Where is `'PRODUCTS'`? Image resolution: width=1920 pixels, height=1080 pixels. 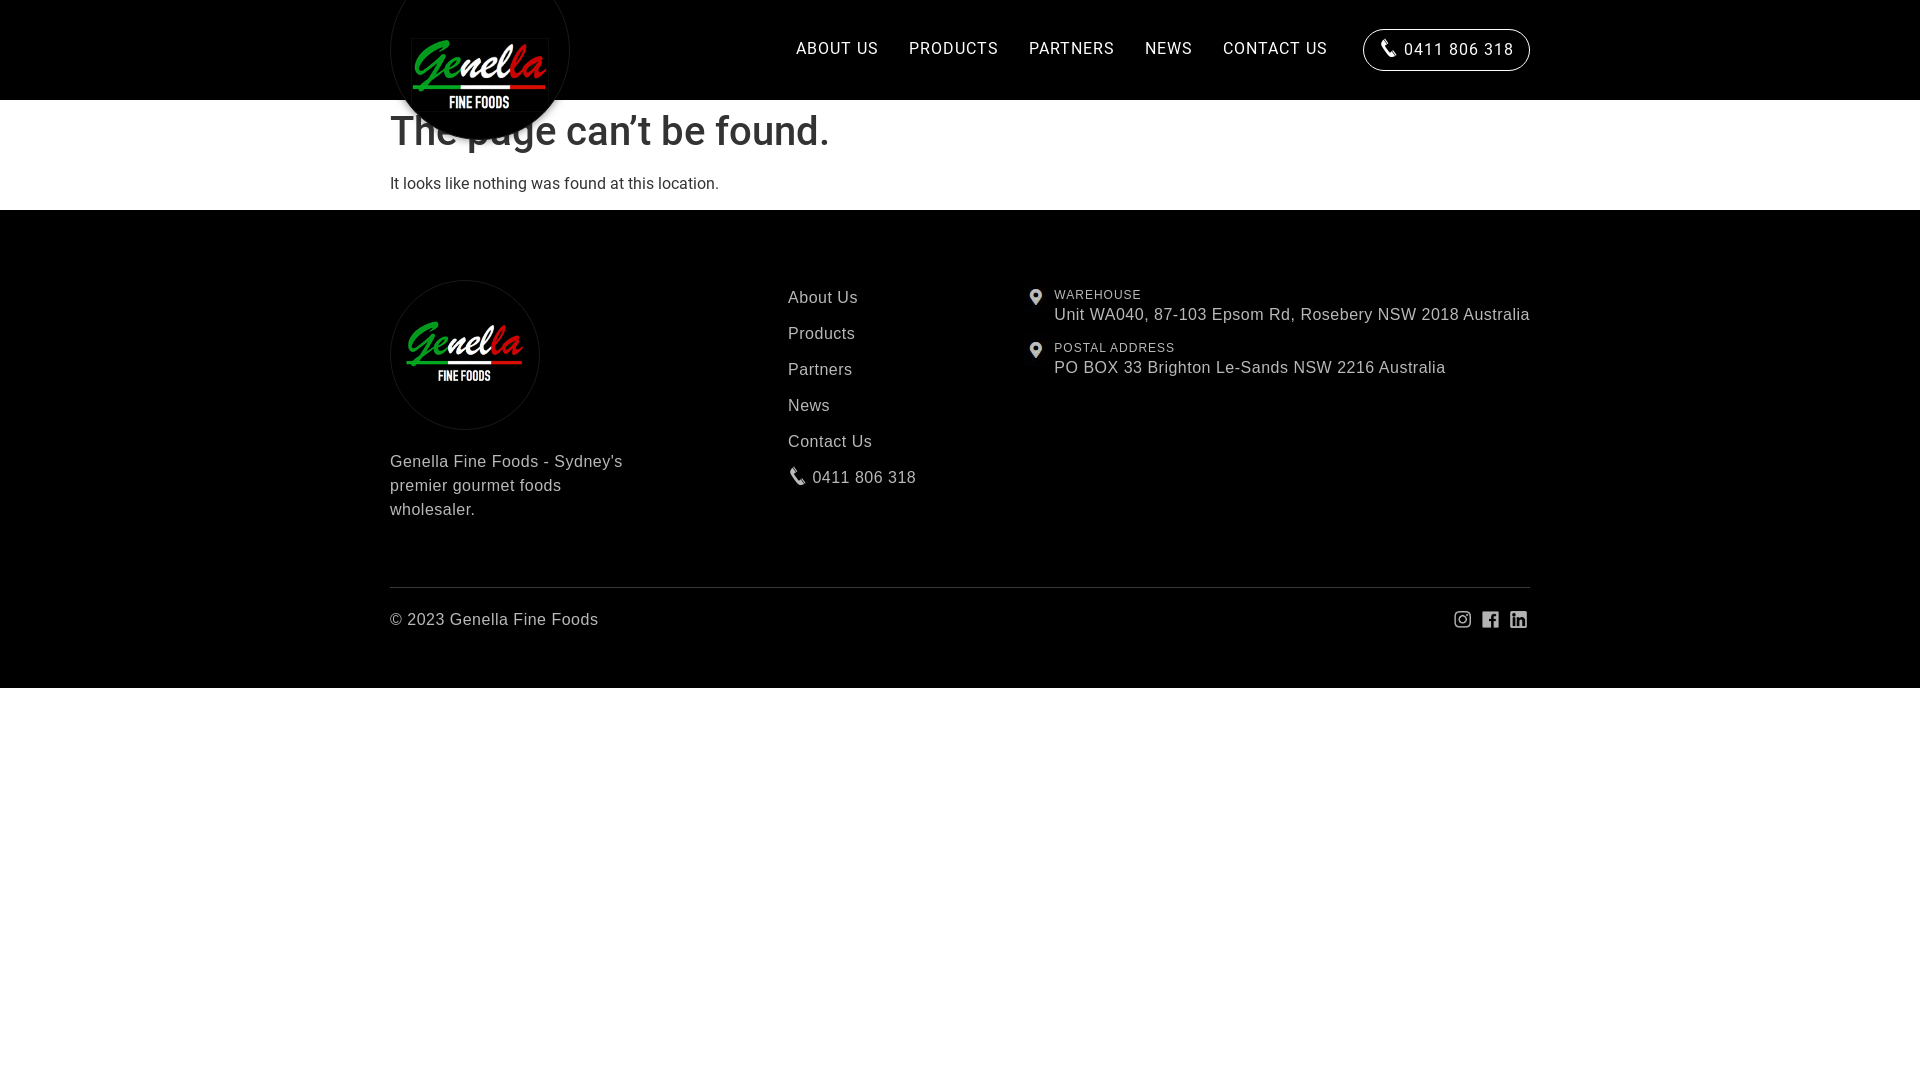
'PRODUCTS' is located at coordinates (953, 49).